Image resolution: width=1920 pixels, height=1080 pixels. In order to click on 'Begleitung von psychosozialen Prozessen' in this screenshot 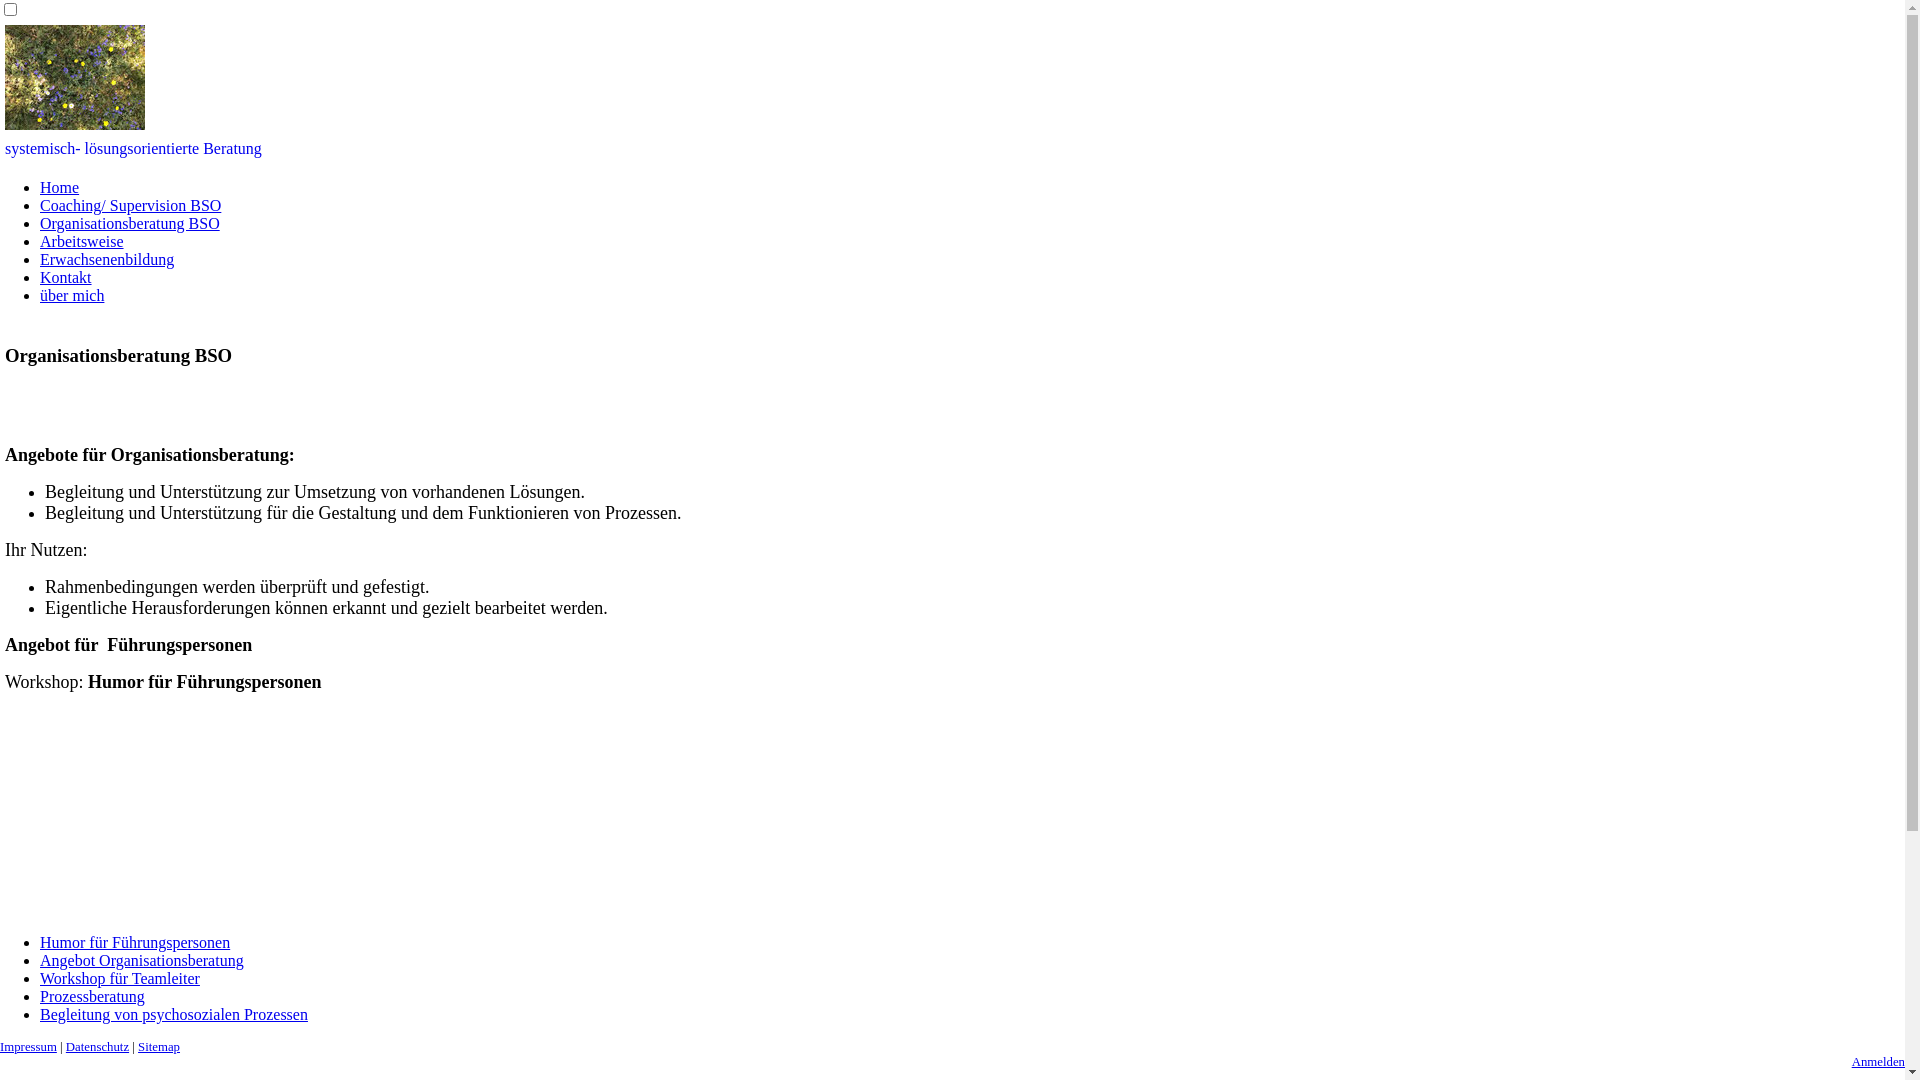, I will do `click(39, 1014)`.